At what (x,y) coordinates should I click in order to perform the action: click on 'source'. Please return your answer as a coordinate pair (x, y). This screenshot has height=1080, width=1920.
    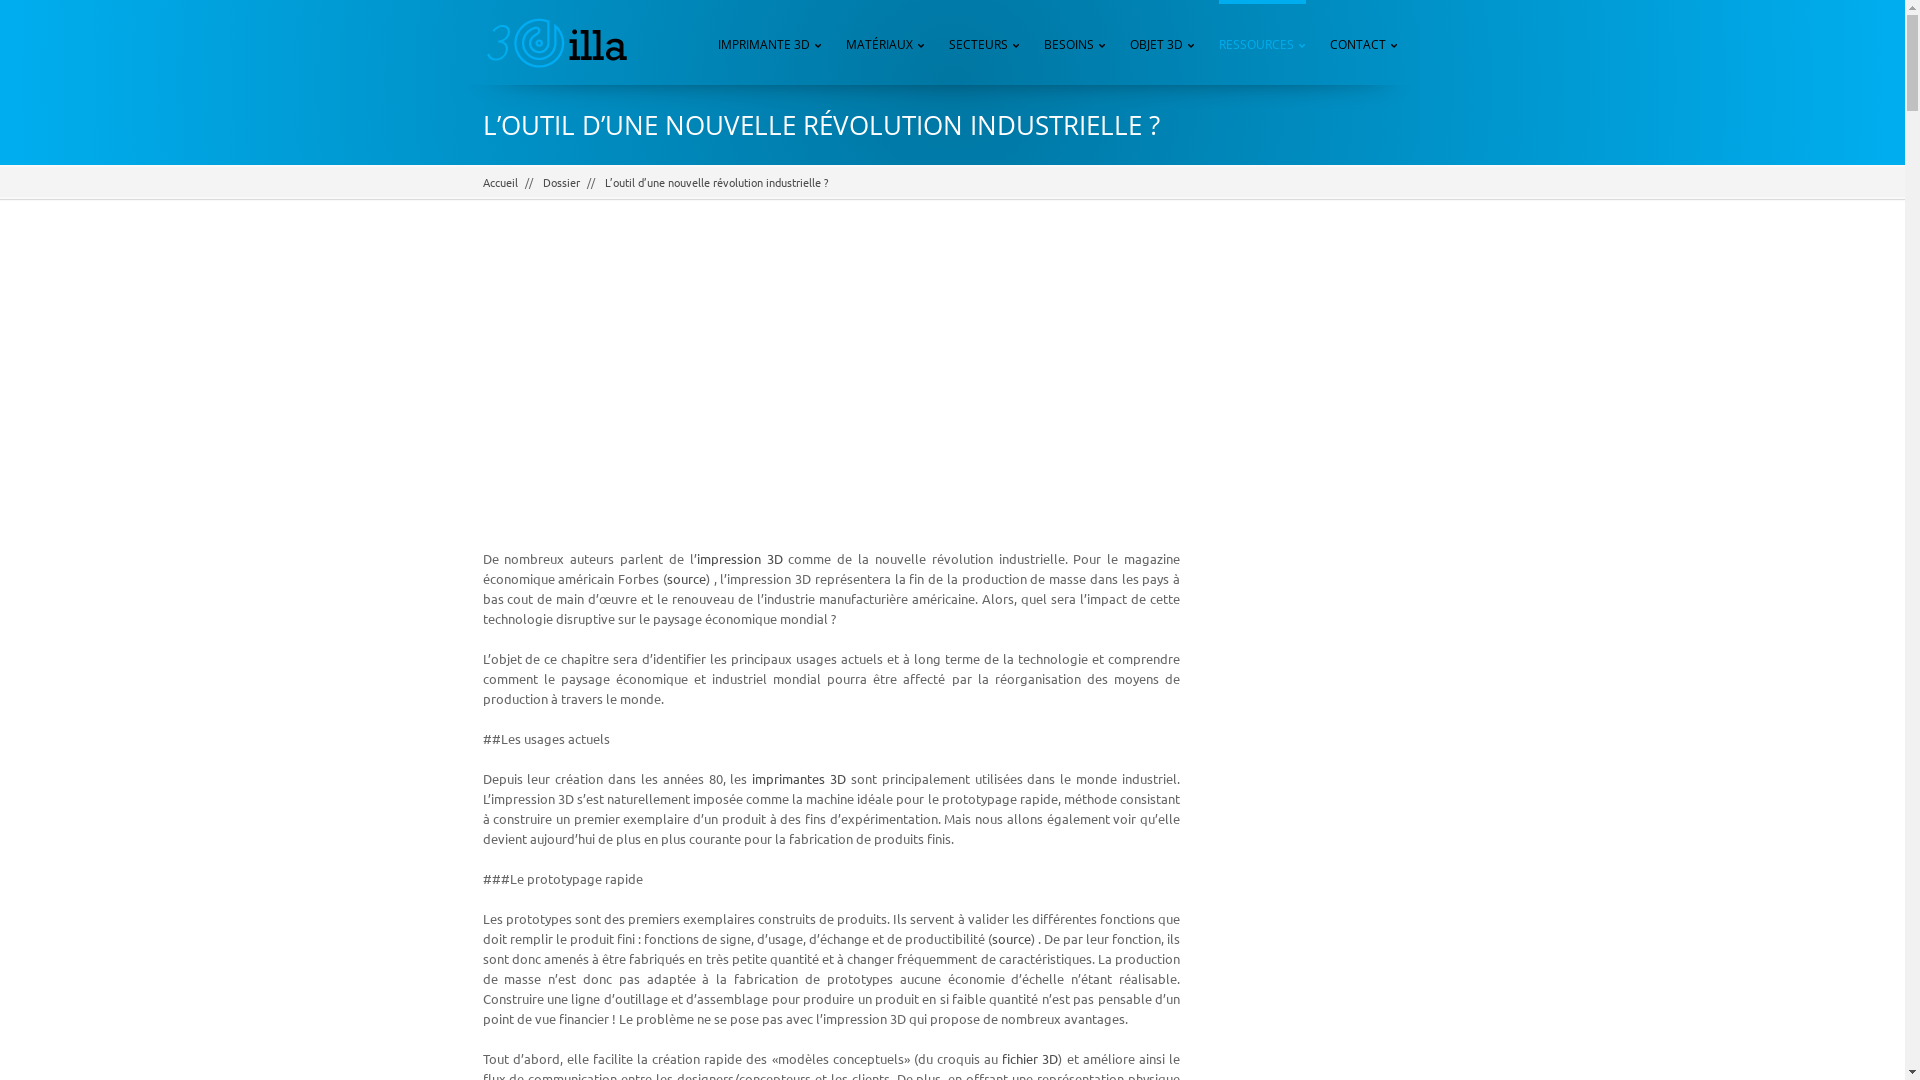
    Looking at the image, I should click on (667, 578).